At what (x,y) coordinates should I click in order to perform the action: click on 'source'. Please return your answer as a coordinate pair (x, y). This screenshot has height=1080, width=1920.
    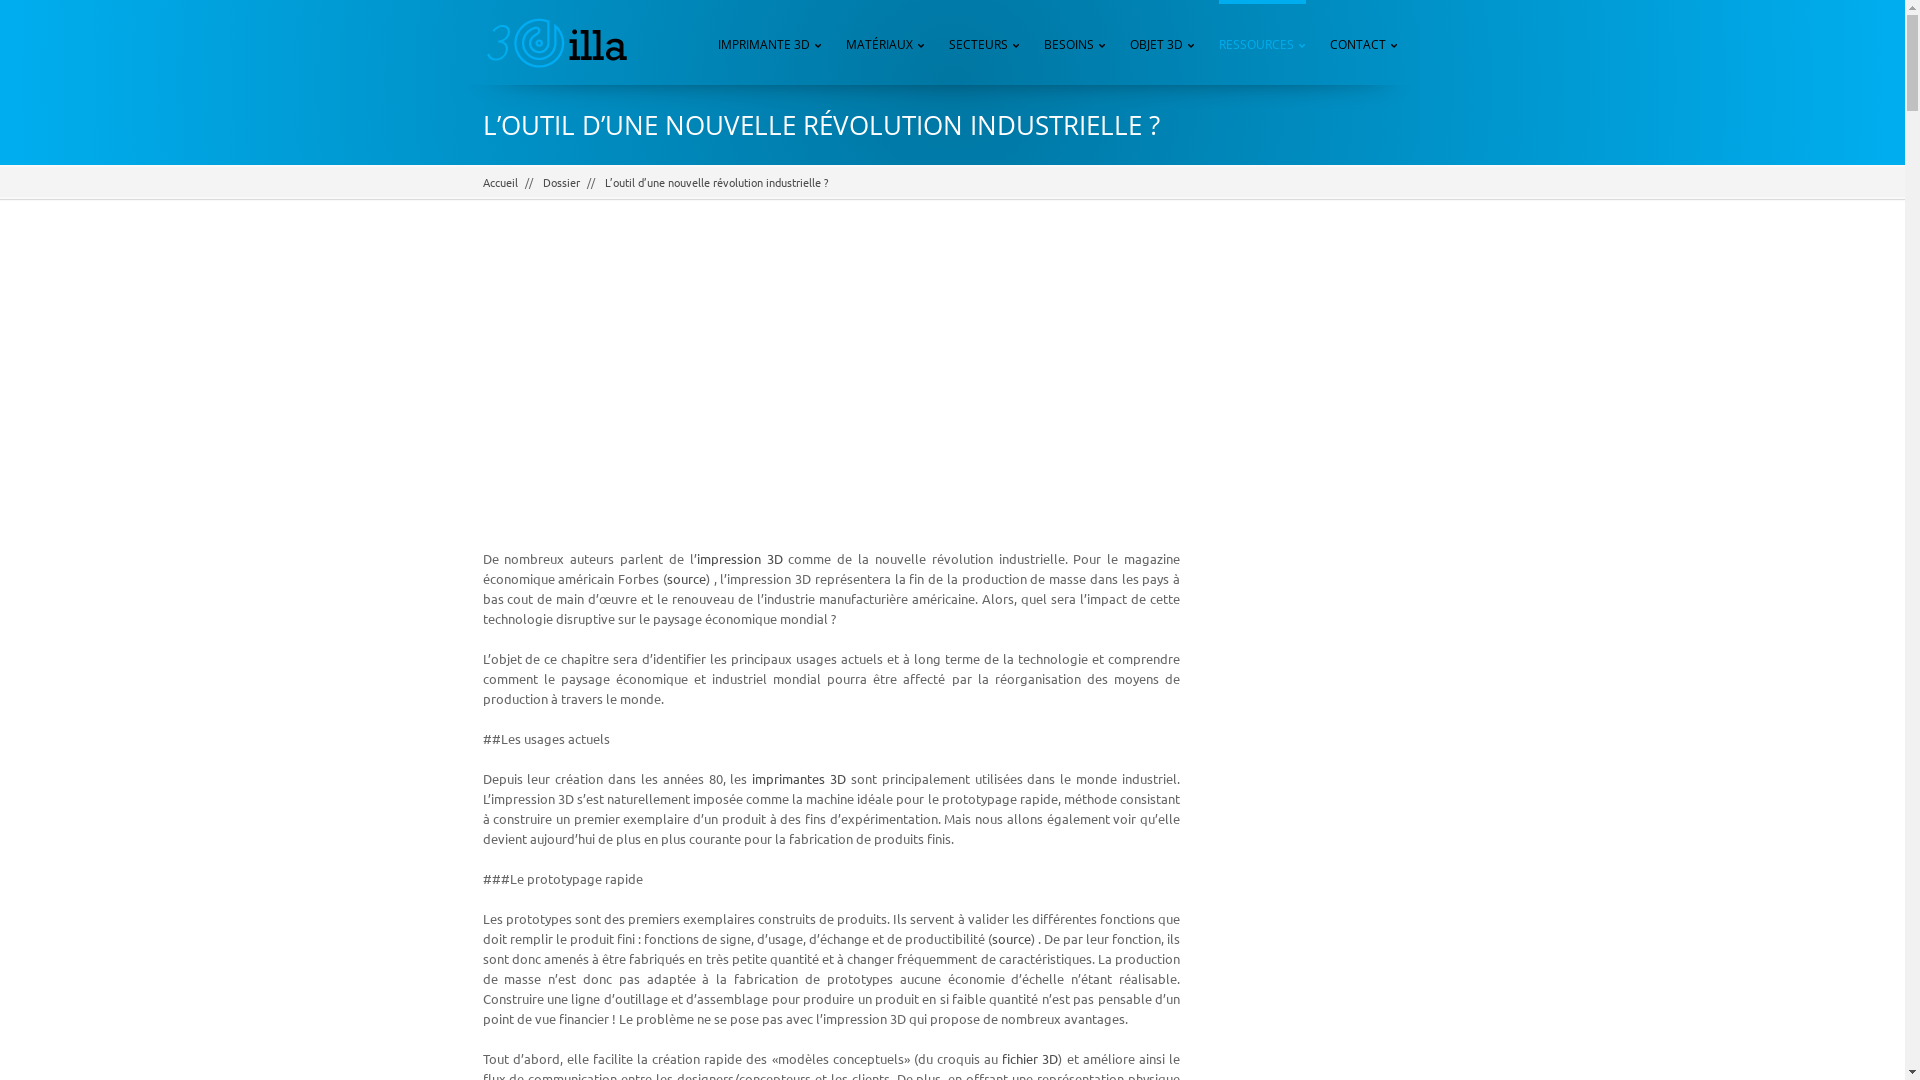
    Looking at the image, I should click on (667, 578).